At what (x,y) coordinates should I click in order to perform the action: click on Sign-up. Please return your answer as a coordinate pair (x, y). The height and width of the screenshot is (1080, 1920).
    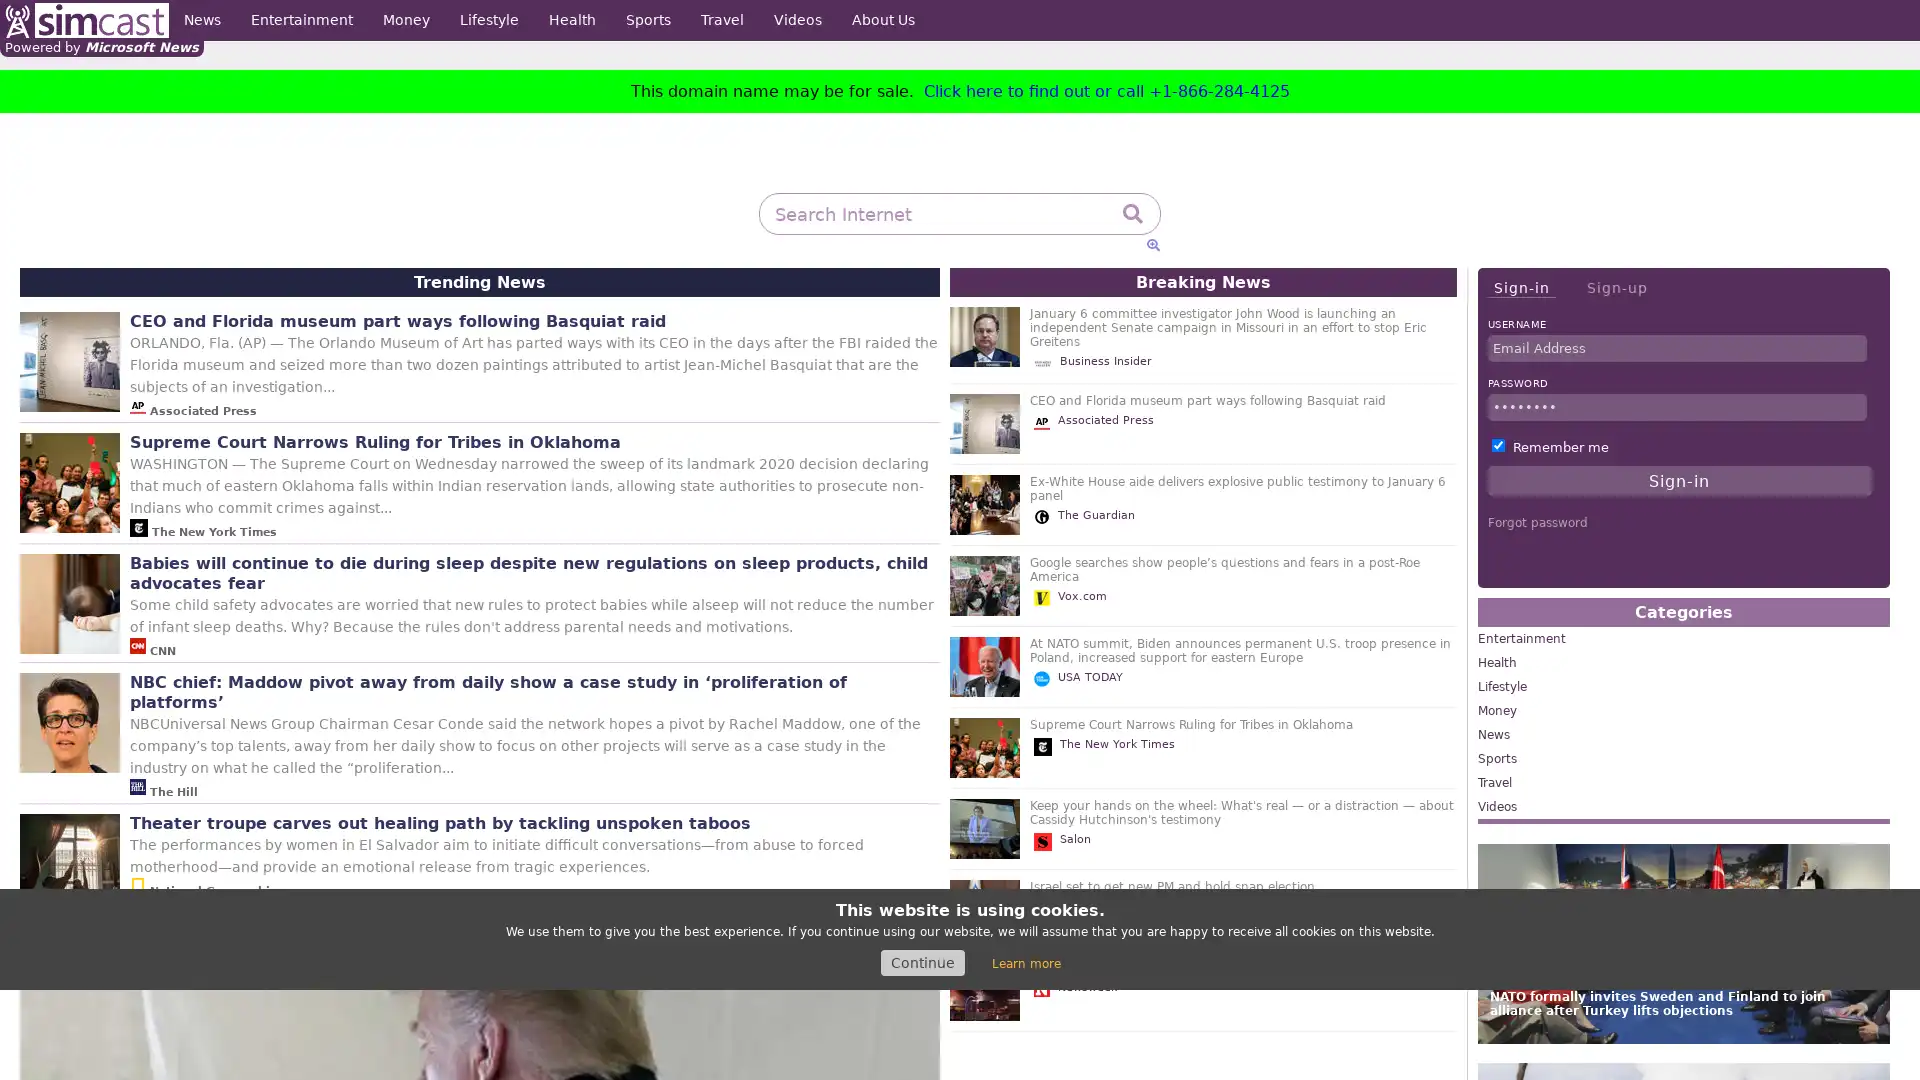
    Looking at the image, I should click on (1616, 288).